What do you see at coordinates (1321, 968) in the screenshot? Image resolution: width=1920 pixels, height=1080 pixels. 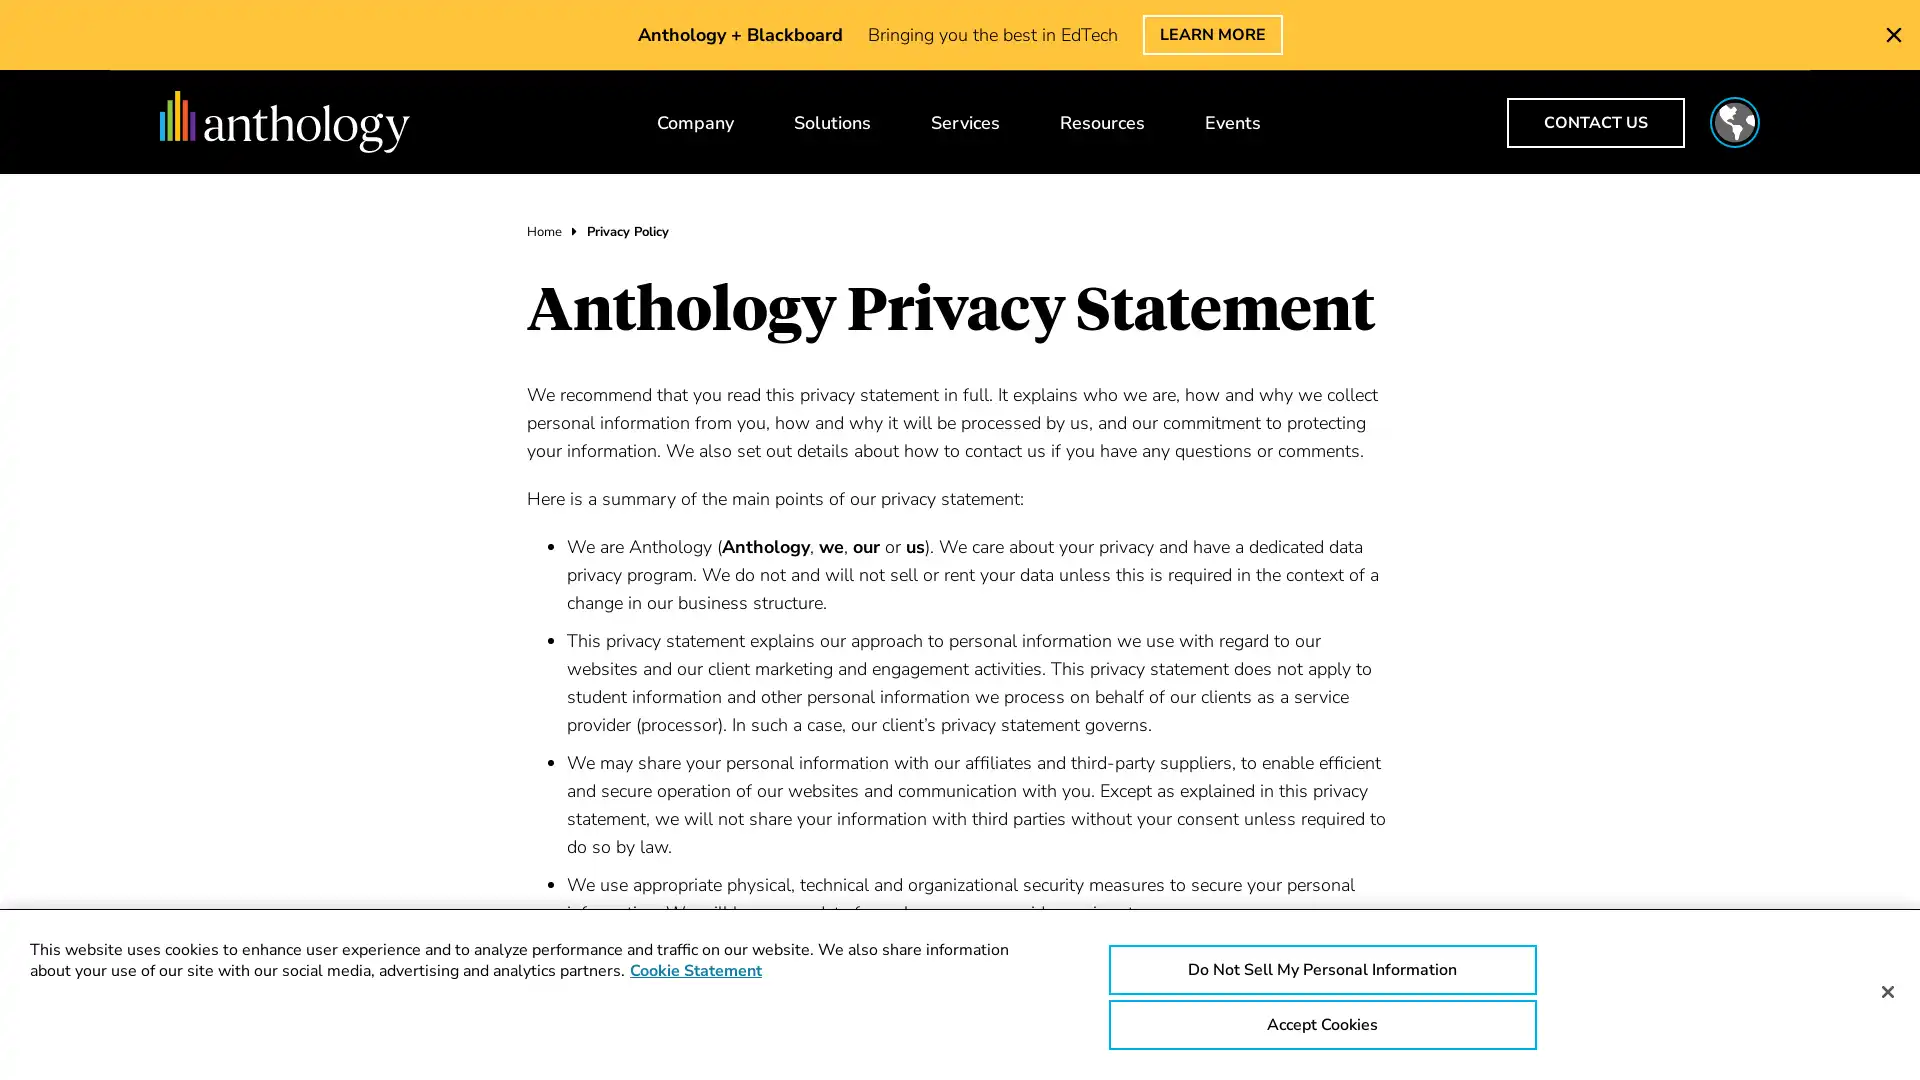 I see `Do Not Sell My Personal Information` at bounding box center [1321, 968].